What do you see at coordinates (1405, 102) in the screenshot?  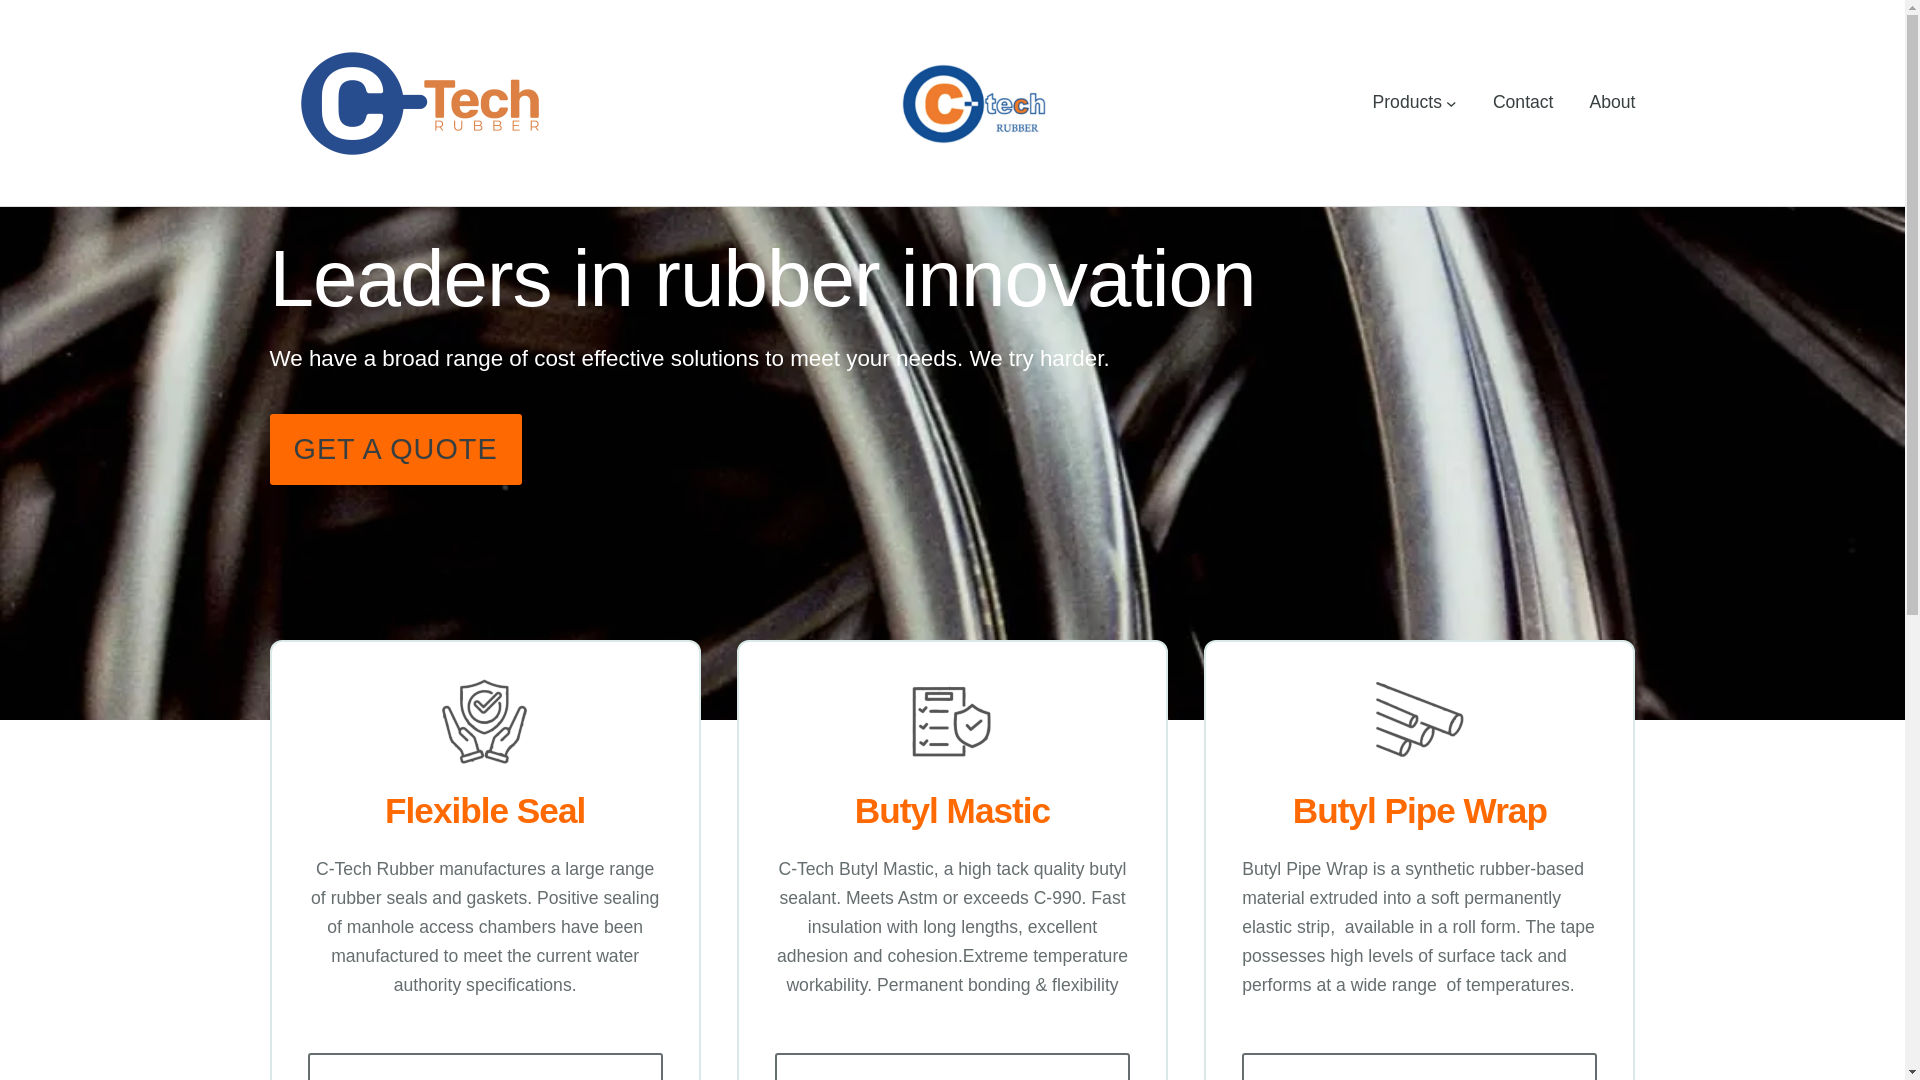 I see `'Products'` at bounding box center [1405, 102].